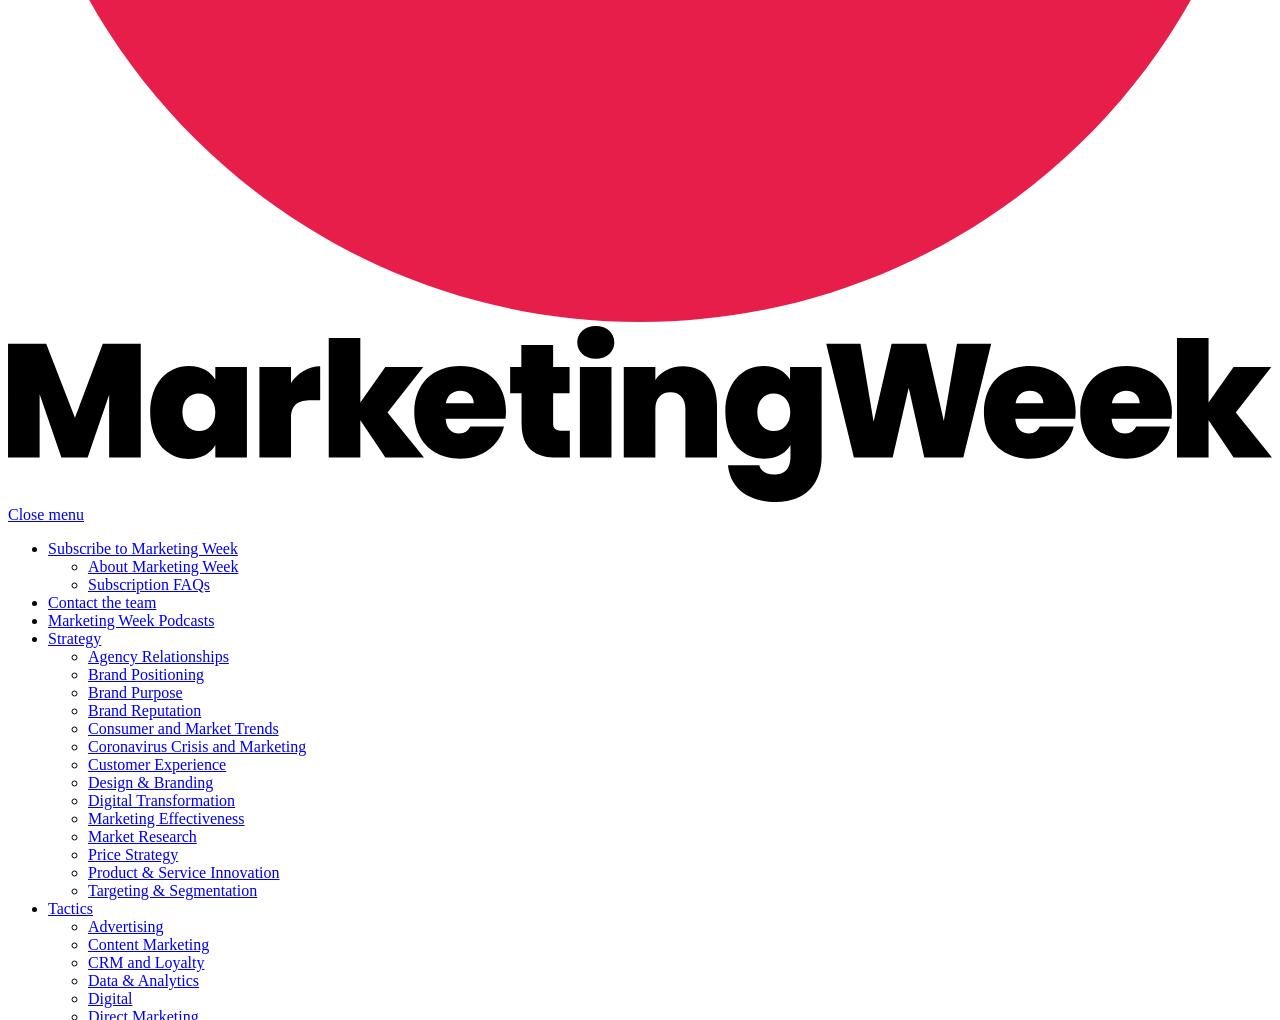 The height and width of the screenshot is (1020, 1280). What do you see at coordinates (70, 908) in the screenshot?
I see `'Tactics'` at bounding box center [70, 908].